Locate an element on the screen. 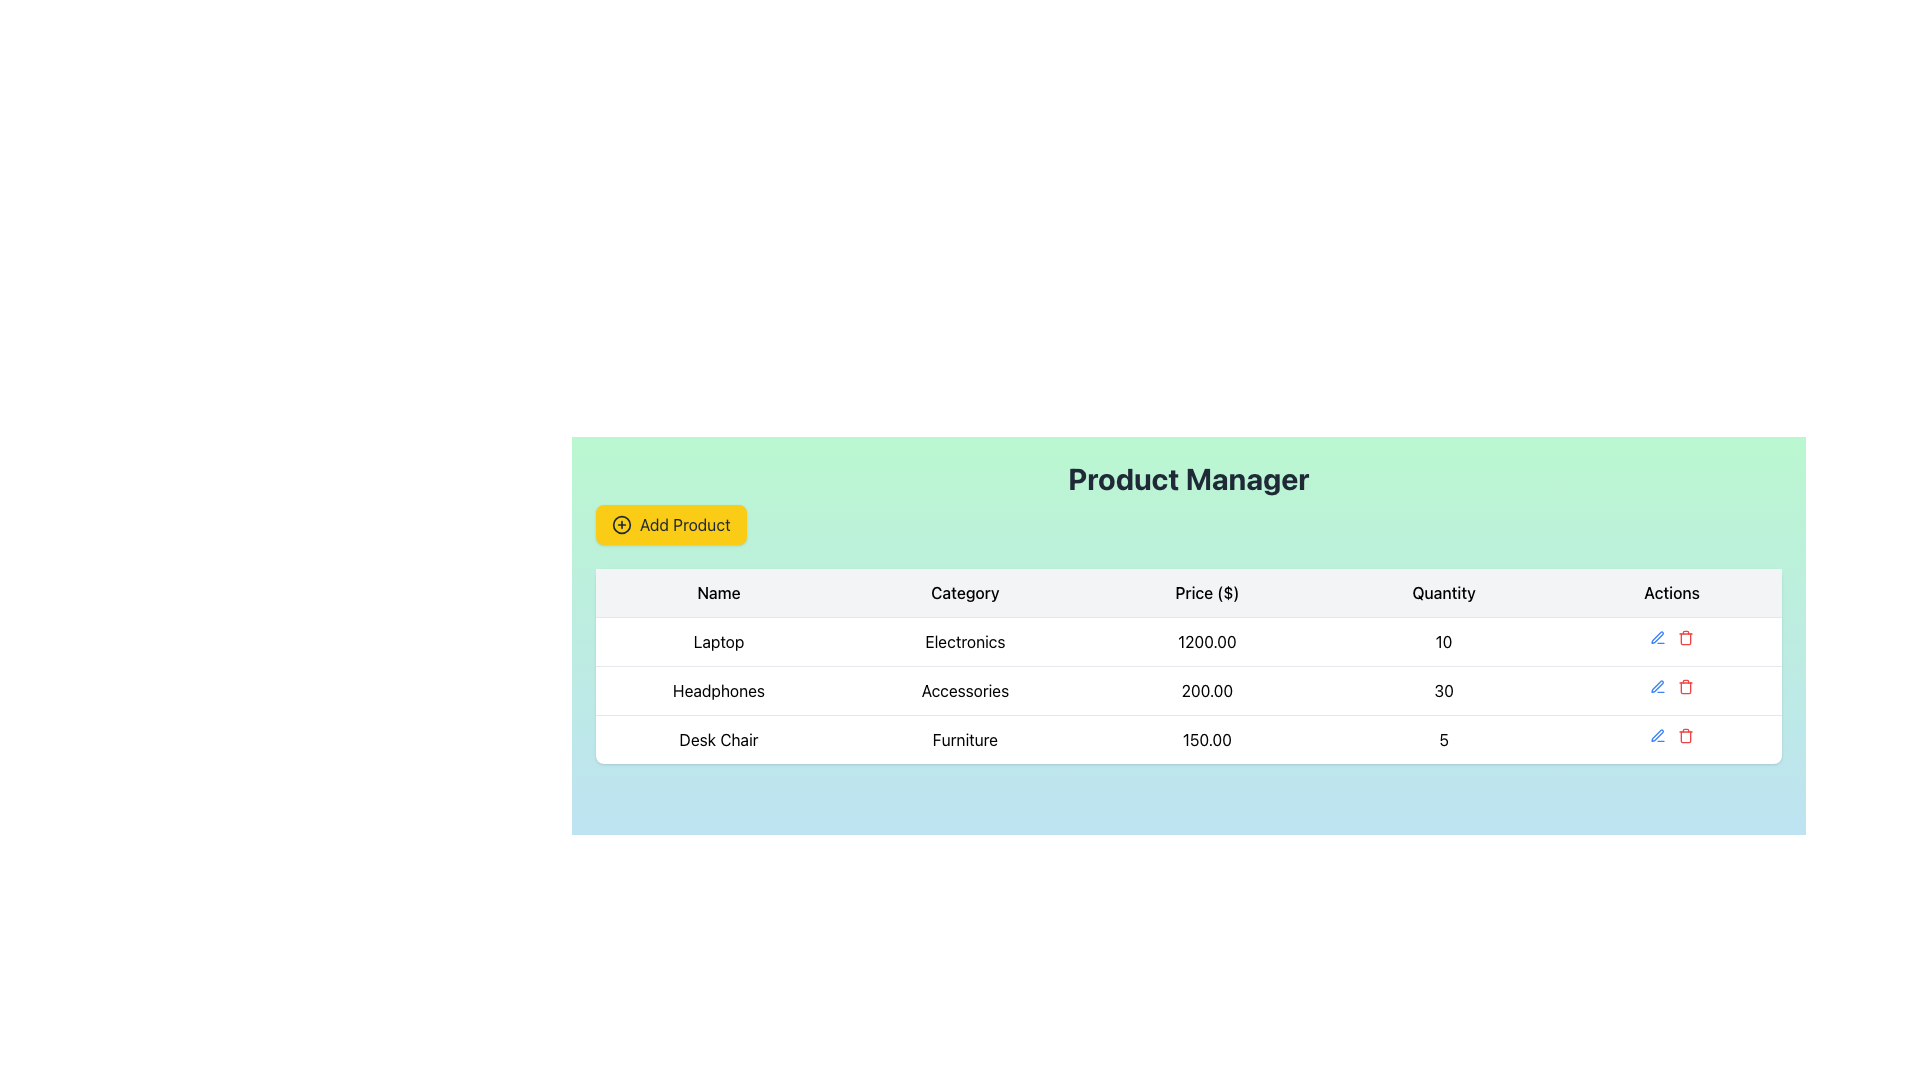  the numeric value '200.00' in the third column of the second row, which is aligned with the 'Price ($)' header and corresponds to 'Headphones' and 'Accessories' is located at coordinates (1206, 689).